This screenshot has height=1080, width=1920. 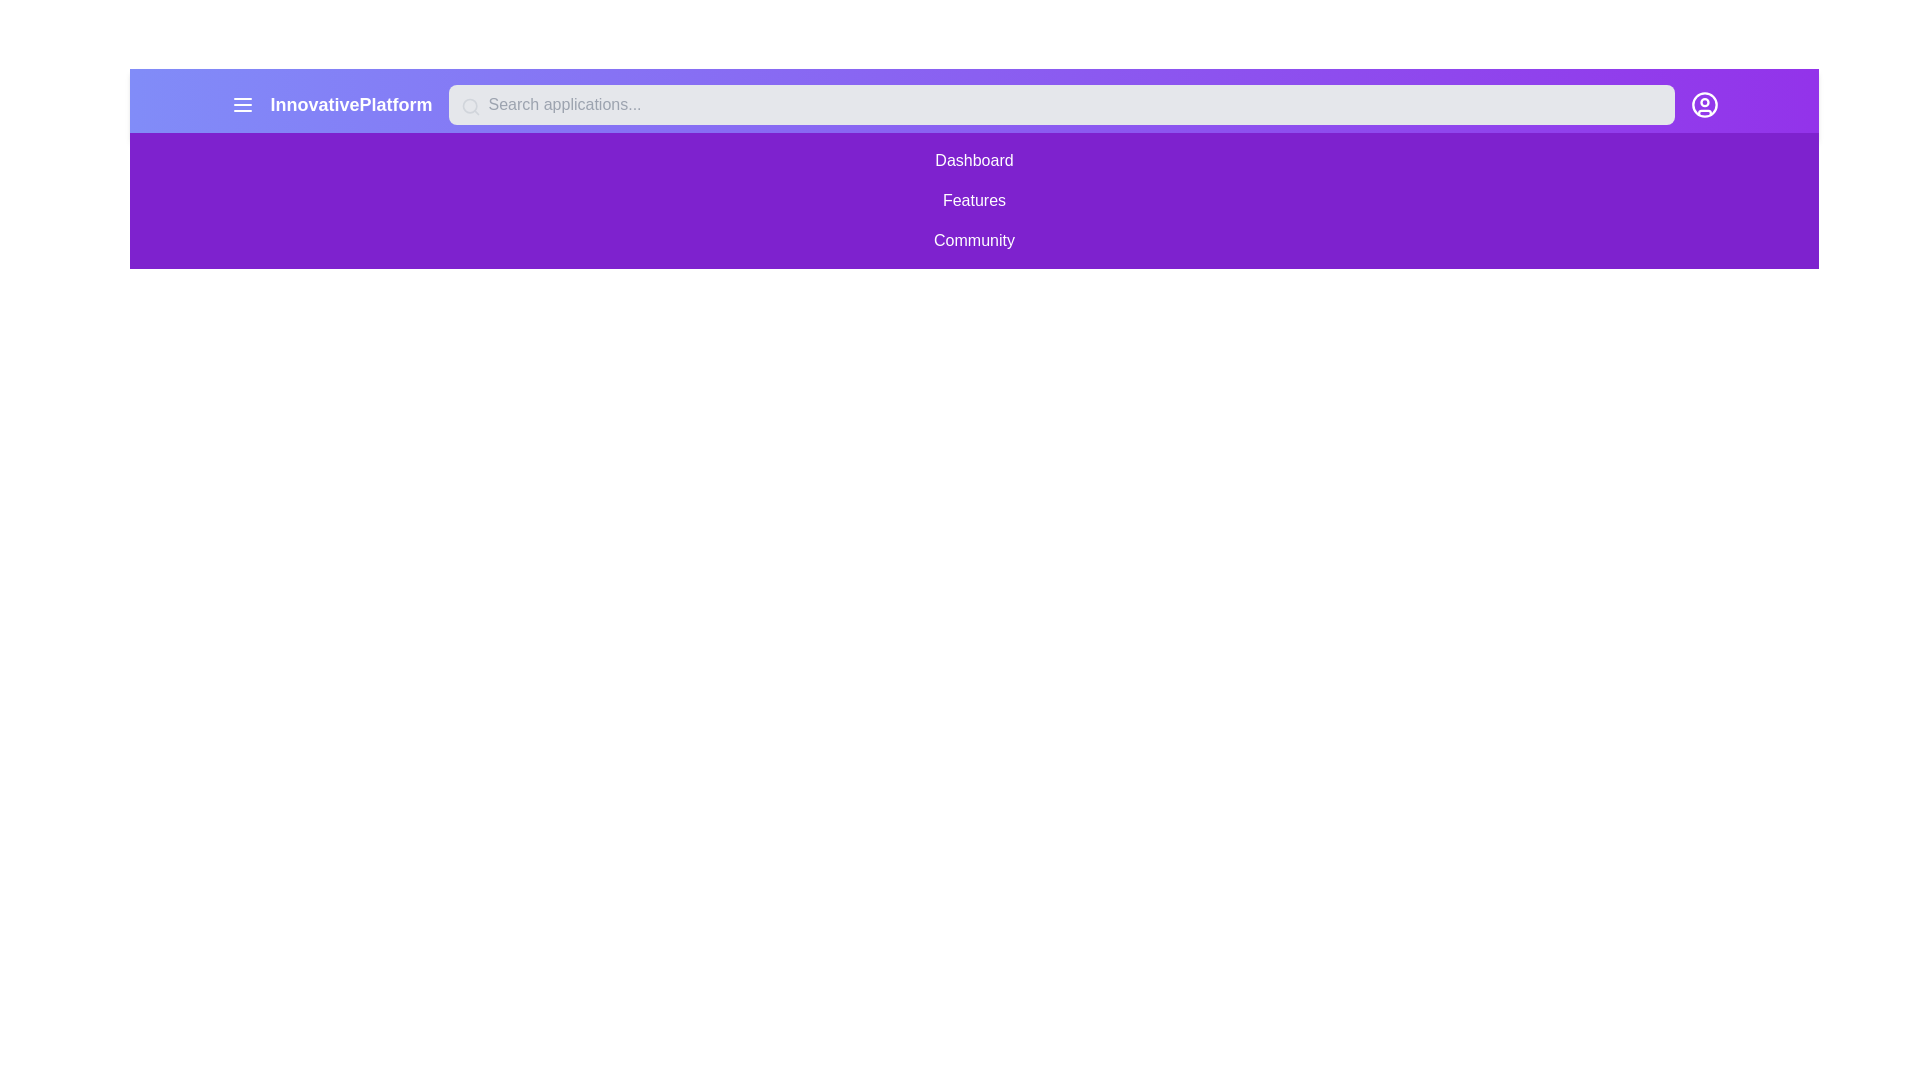 What do you see at coordinates (974, 239) in the screenshot?
I see `the menu item Community from the open menu` at bounding box center [974, 239].